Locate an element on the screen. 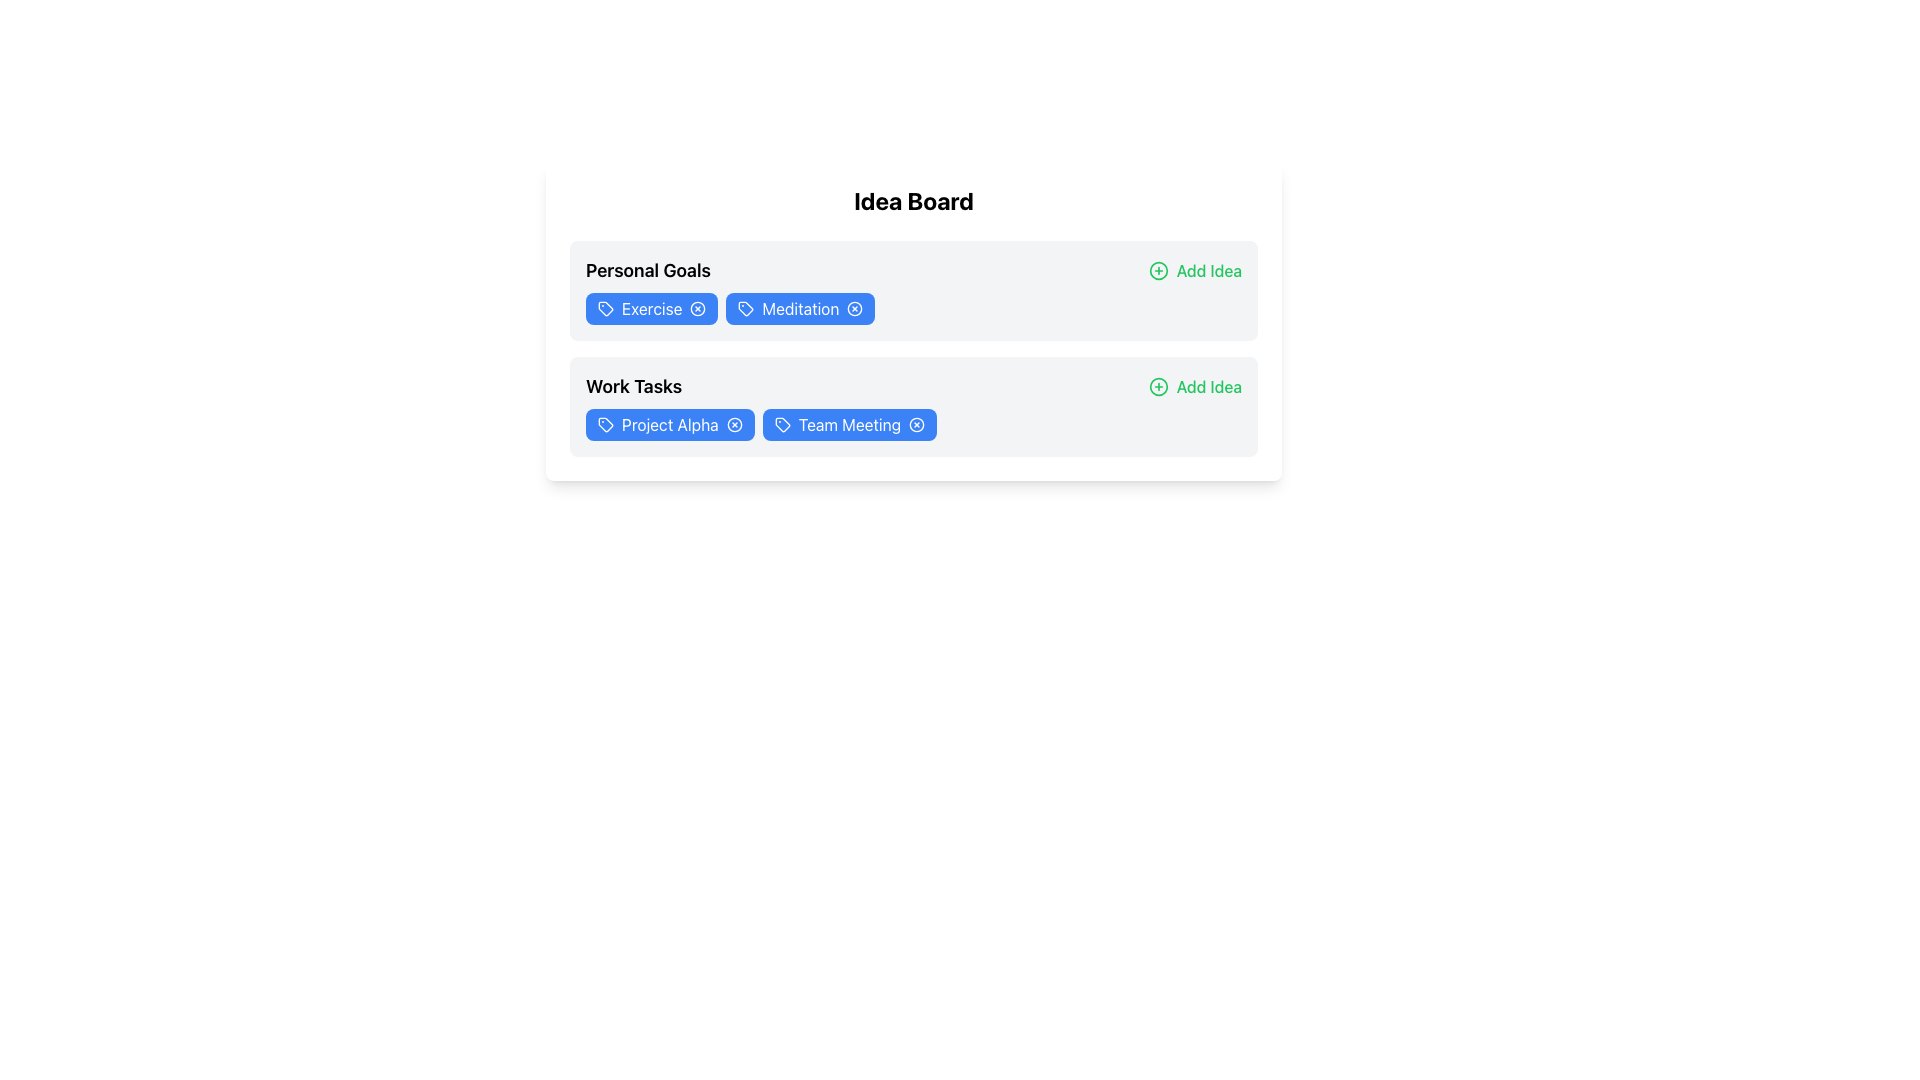 The width and height of the screenshot is (1920, 1080). the tag labeled 'Project Alpha Team Meeting' which has a blue background and white text, located under the 'Work Tasks' header in the 'Idea Board' section is located at coordinates (912, 423).